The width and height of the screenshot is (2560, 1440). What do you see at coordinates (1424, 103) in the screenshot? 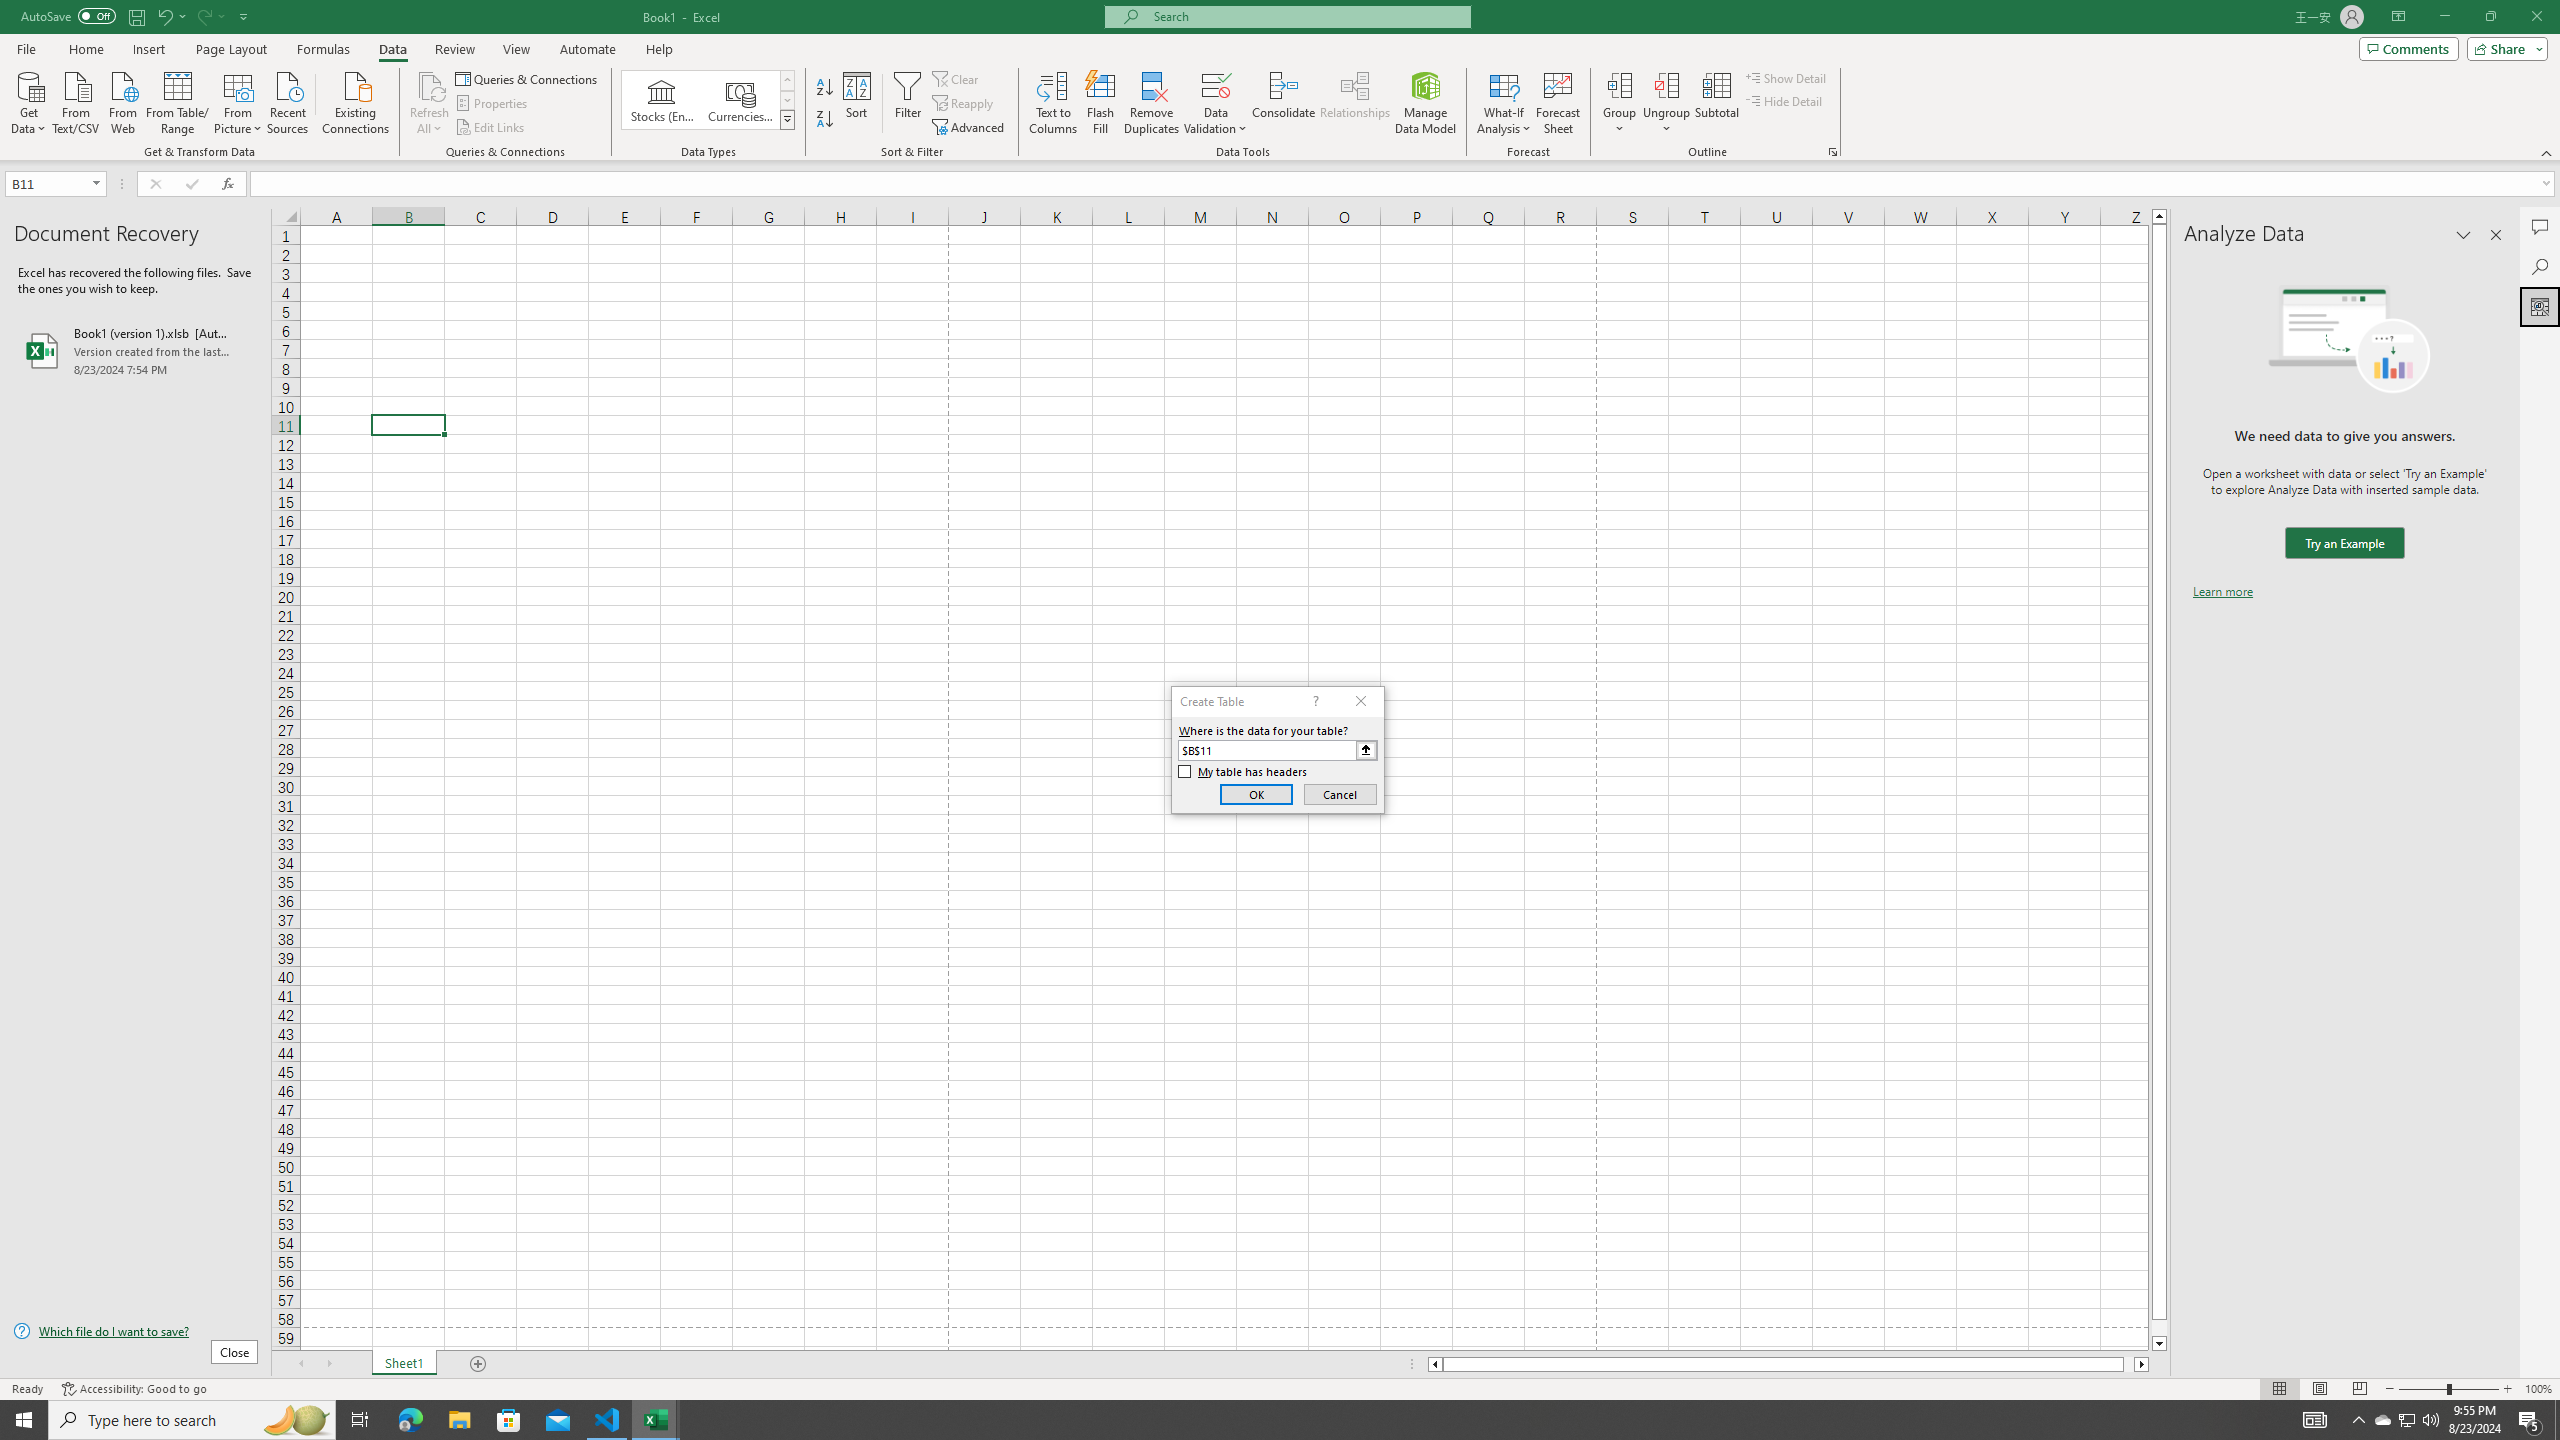
I see `'Manage Data Model'` at bounding box center [1424, 103].